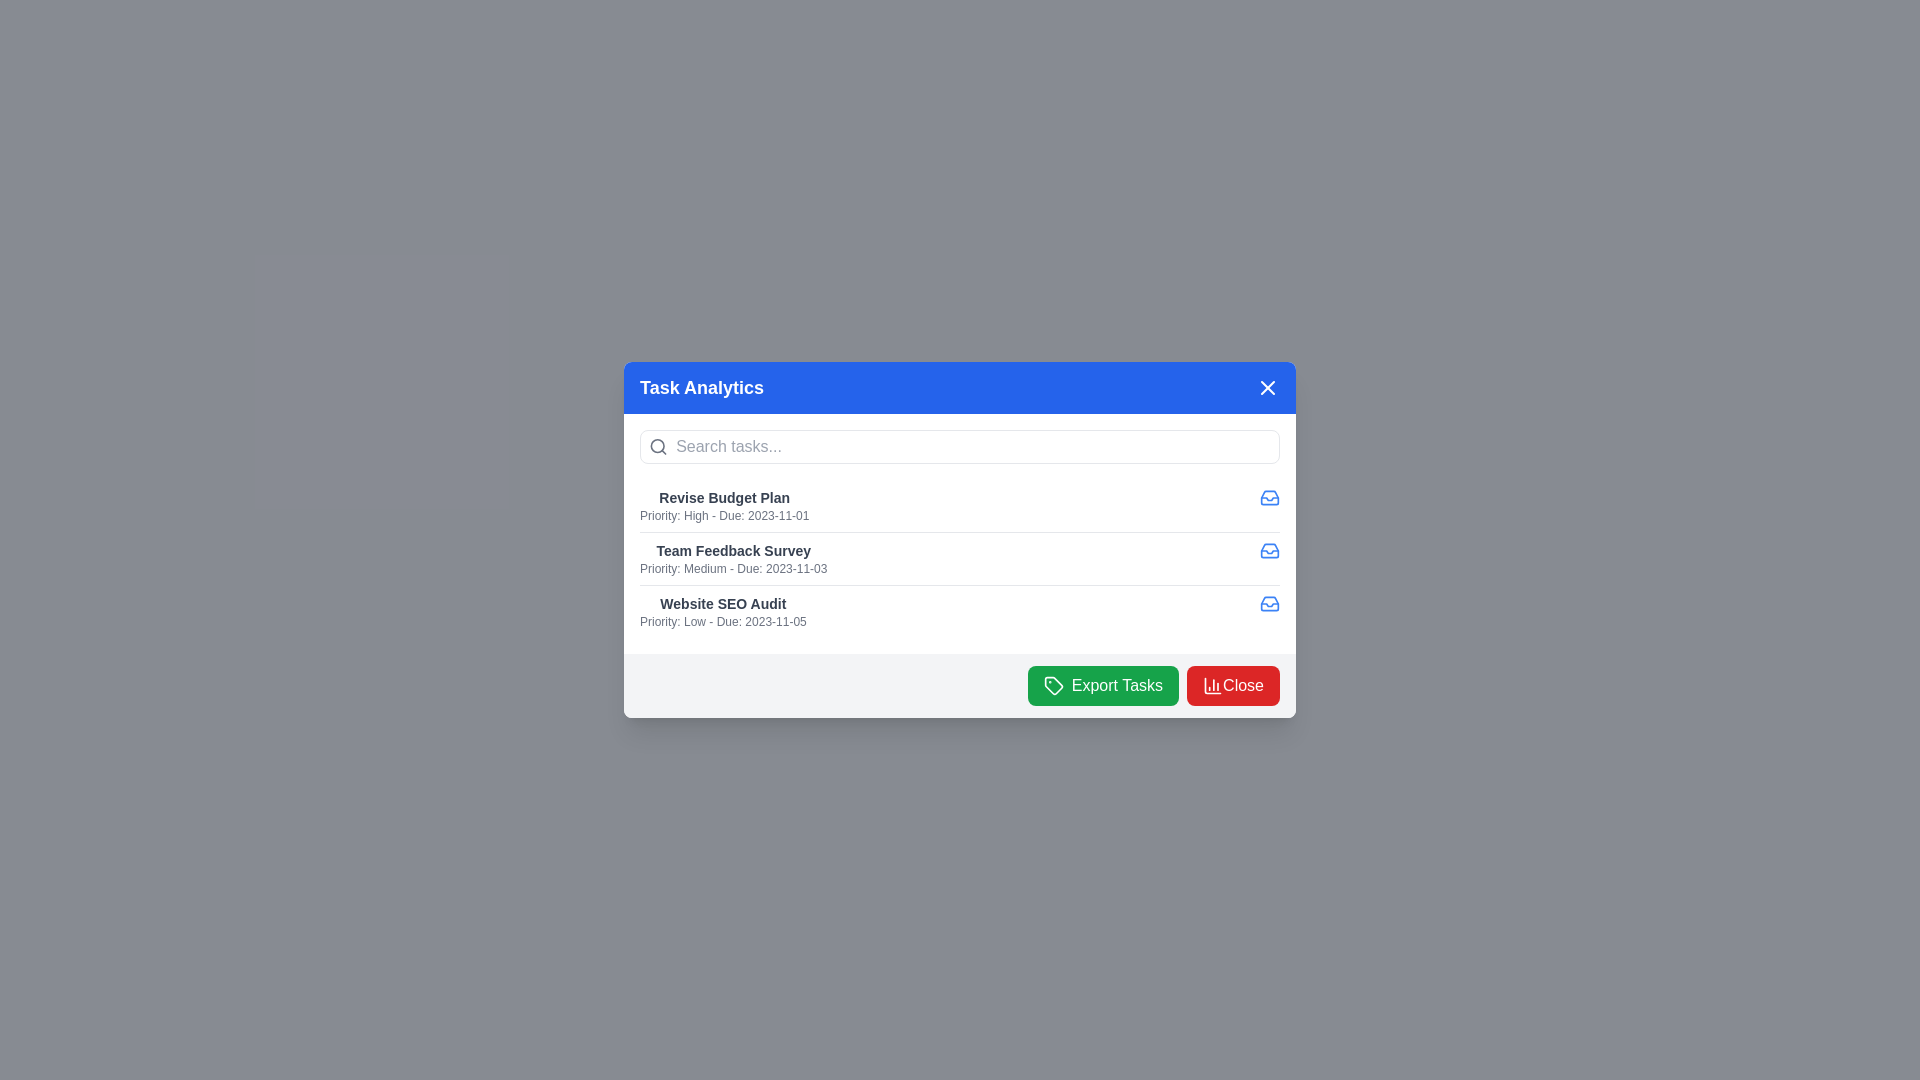  Describe the element at coordinates (1266, 388) in the screenshot. I see `the close button in the top-right corner of the 'Task Analytics' window` at that location.